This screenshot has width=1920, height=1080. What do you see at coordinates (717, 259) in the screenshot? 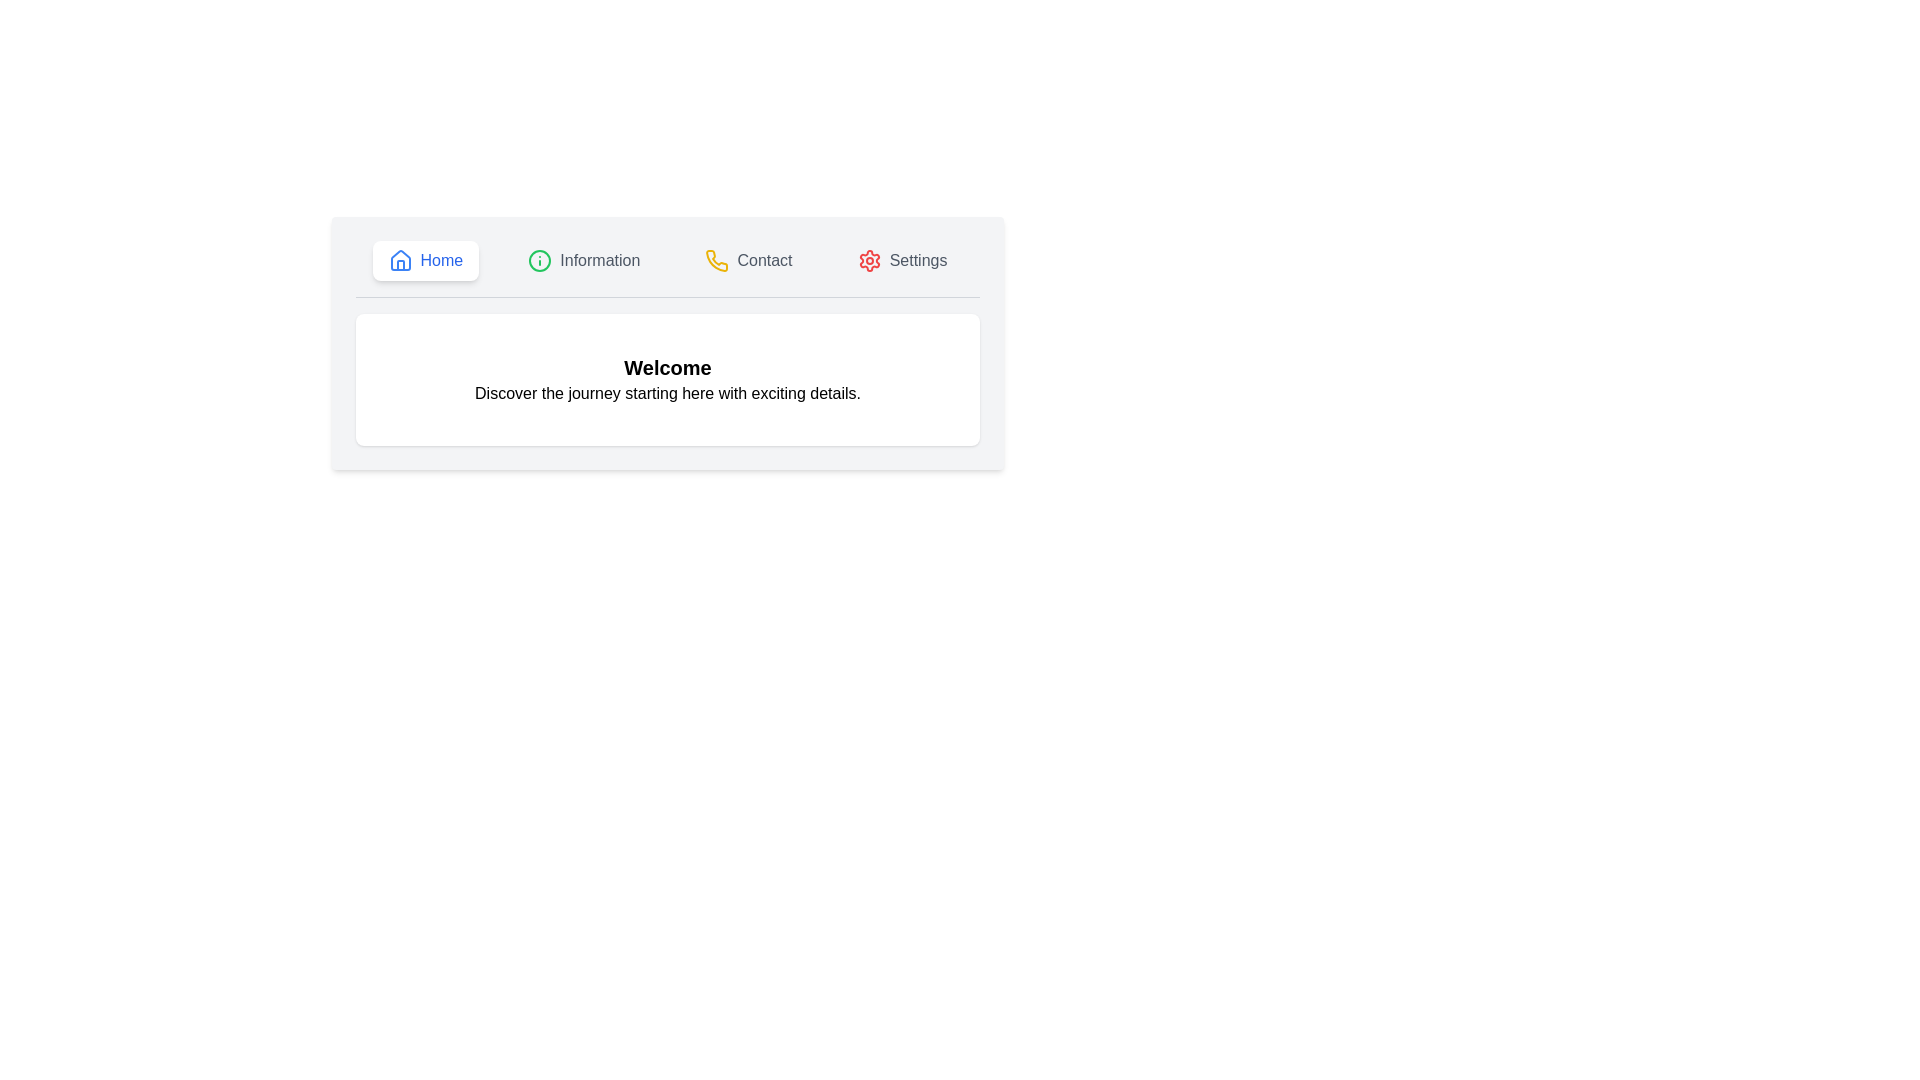
I see `the yellow phone icon located in the header navigation bar` at bounding box center [717, 259].